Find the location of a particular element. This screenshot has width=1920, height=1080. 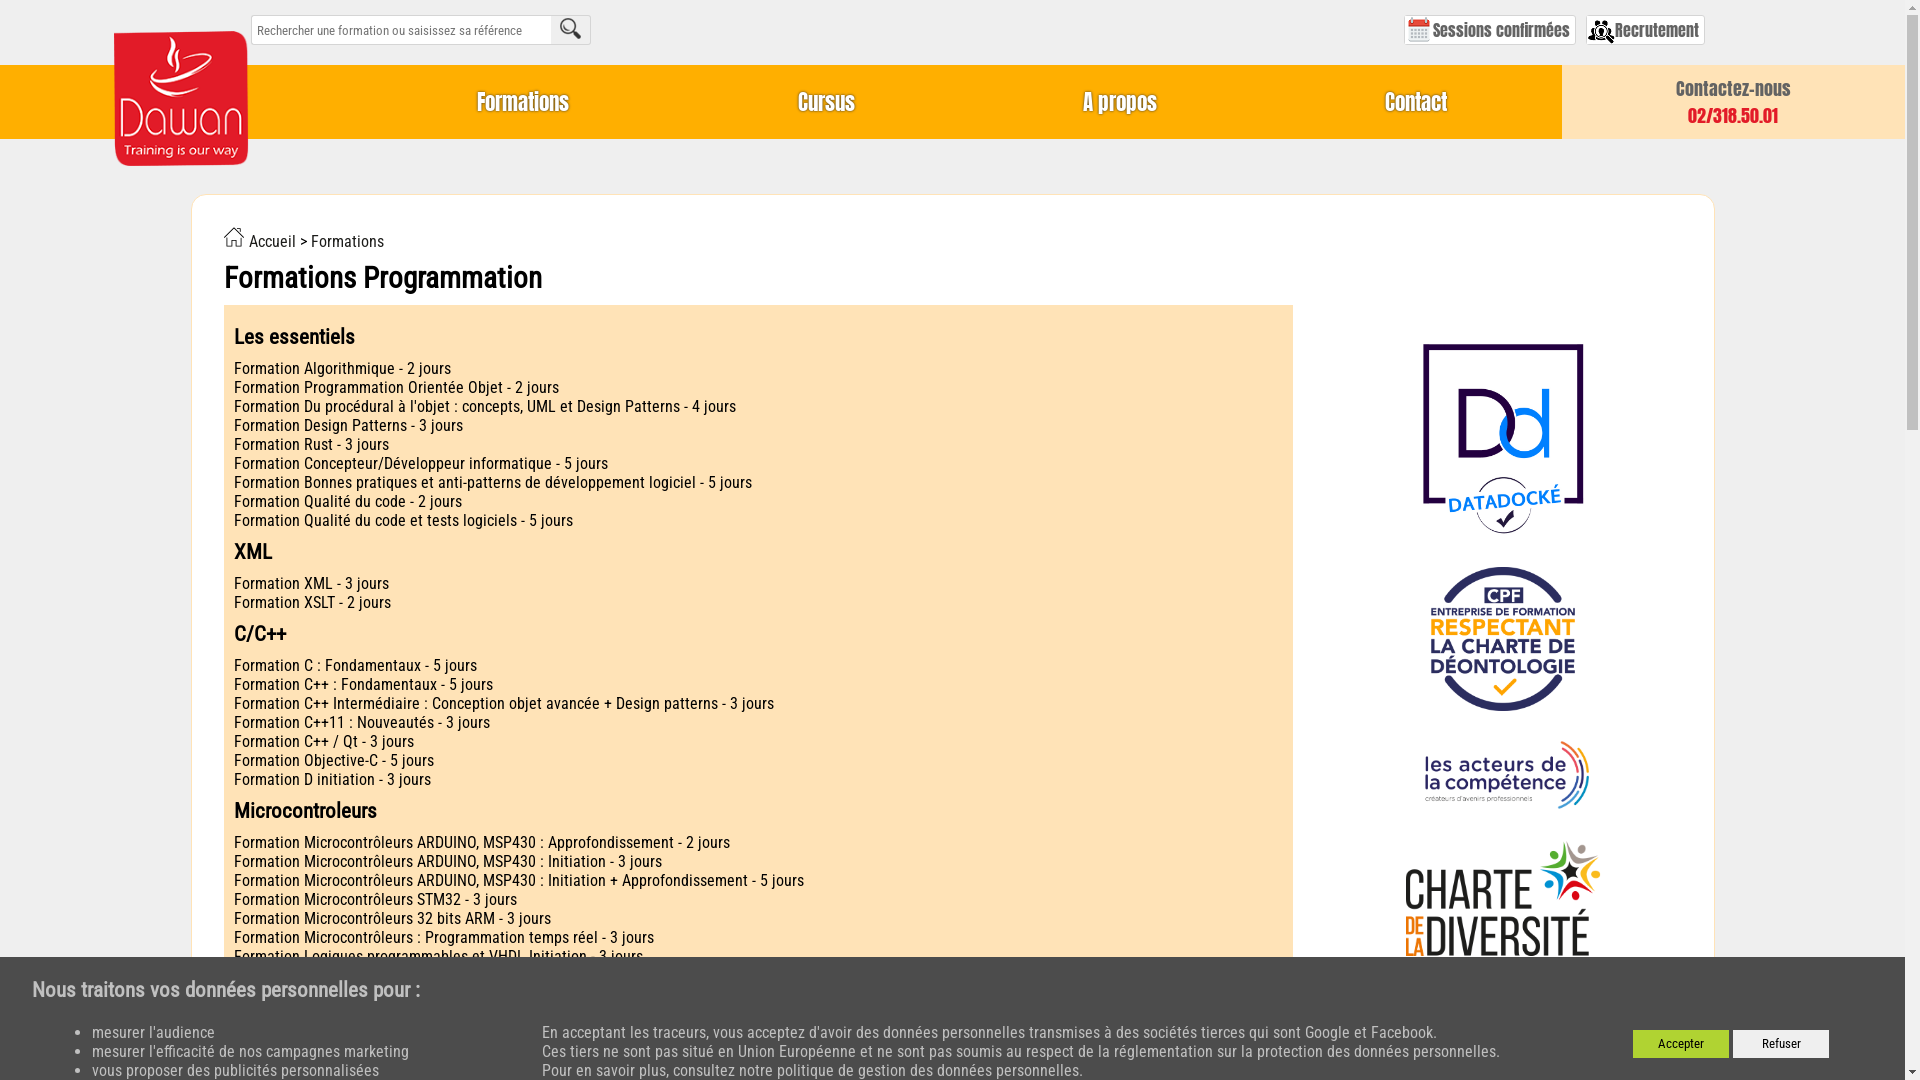

'Contactez-nous is located at coordinates (1732, 101).